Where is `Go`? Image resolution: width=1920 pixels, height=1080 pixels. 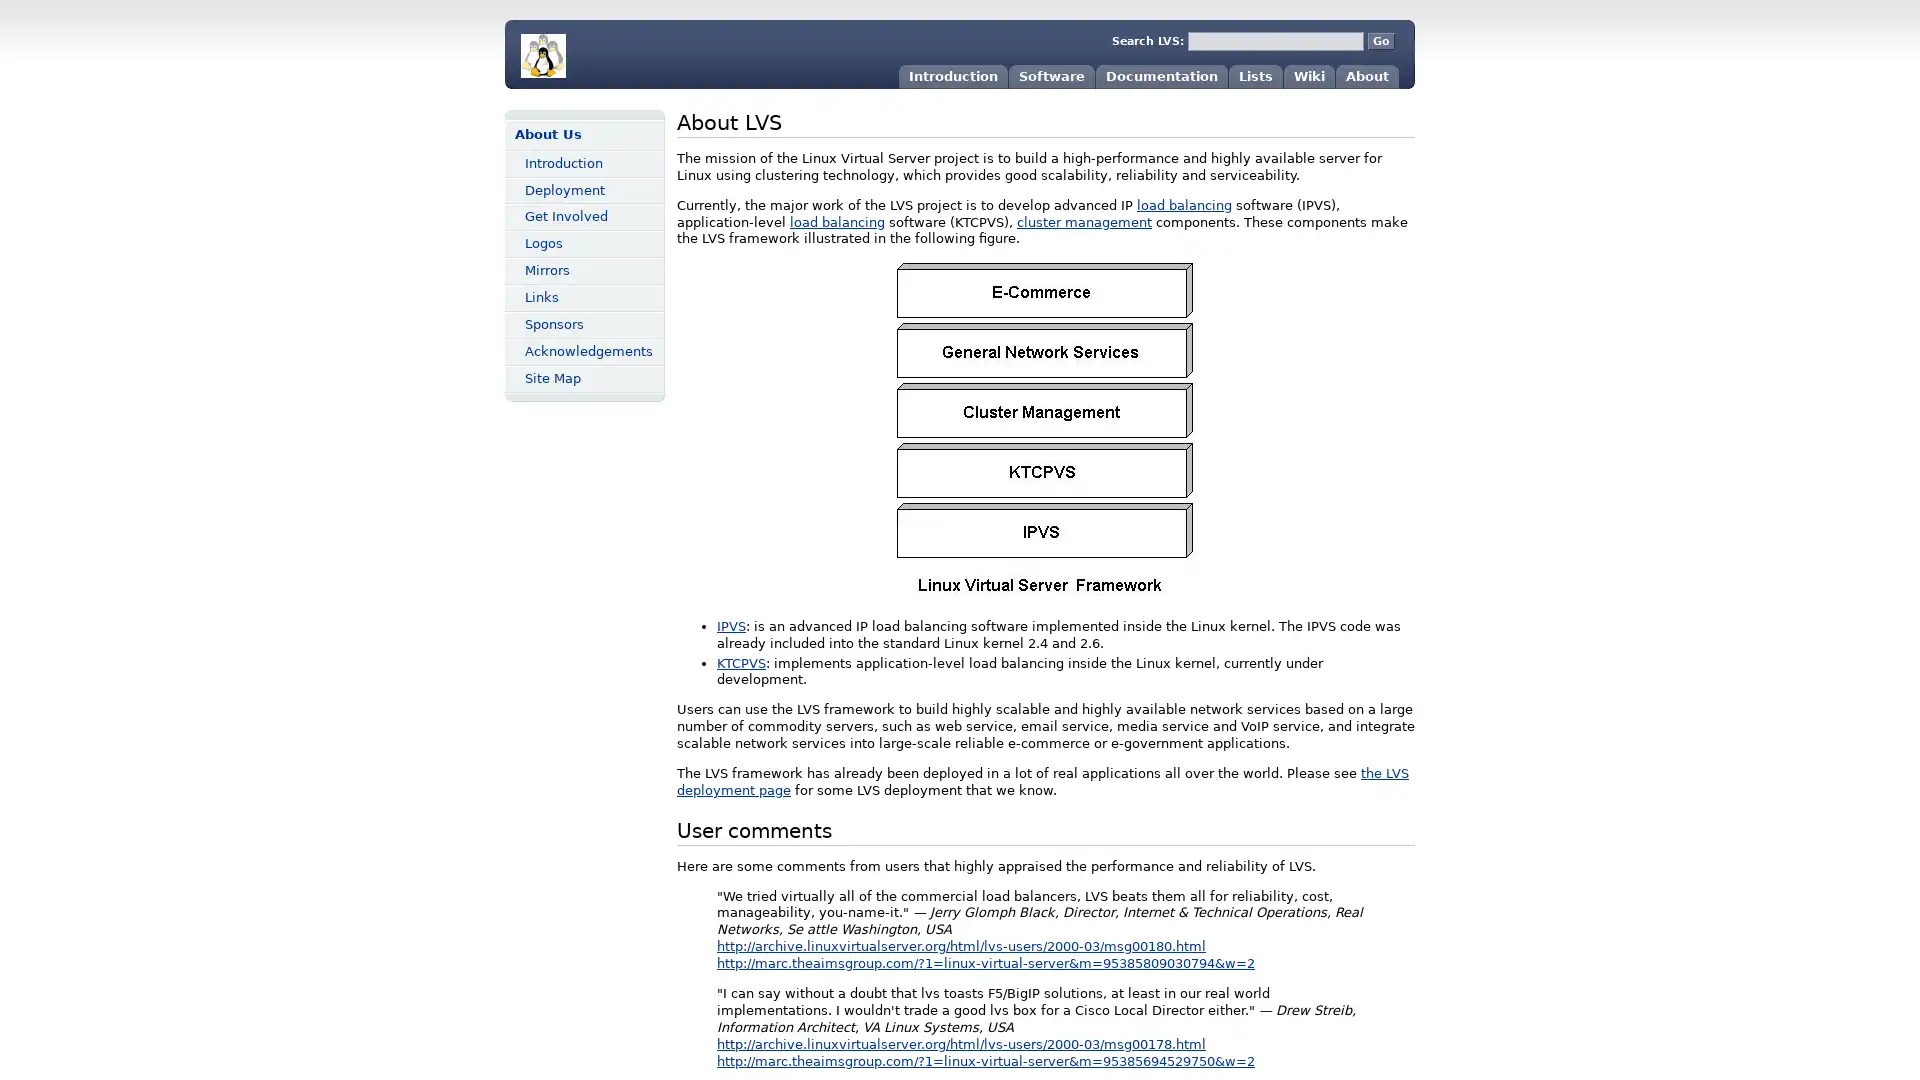
Go is located at coordinates (1380, 41).